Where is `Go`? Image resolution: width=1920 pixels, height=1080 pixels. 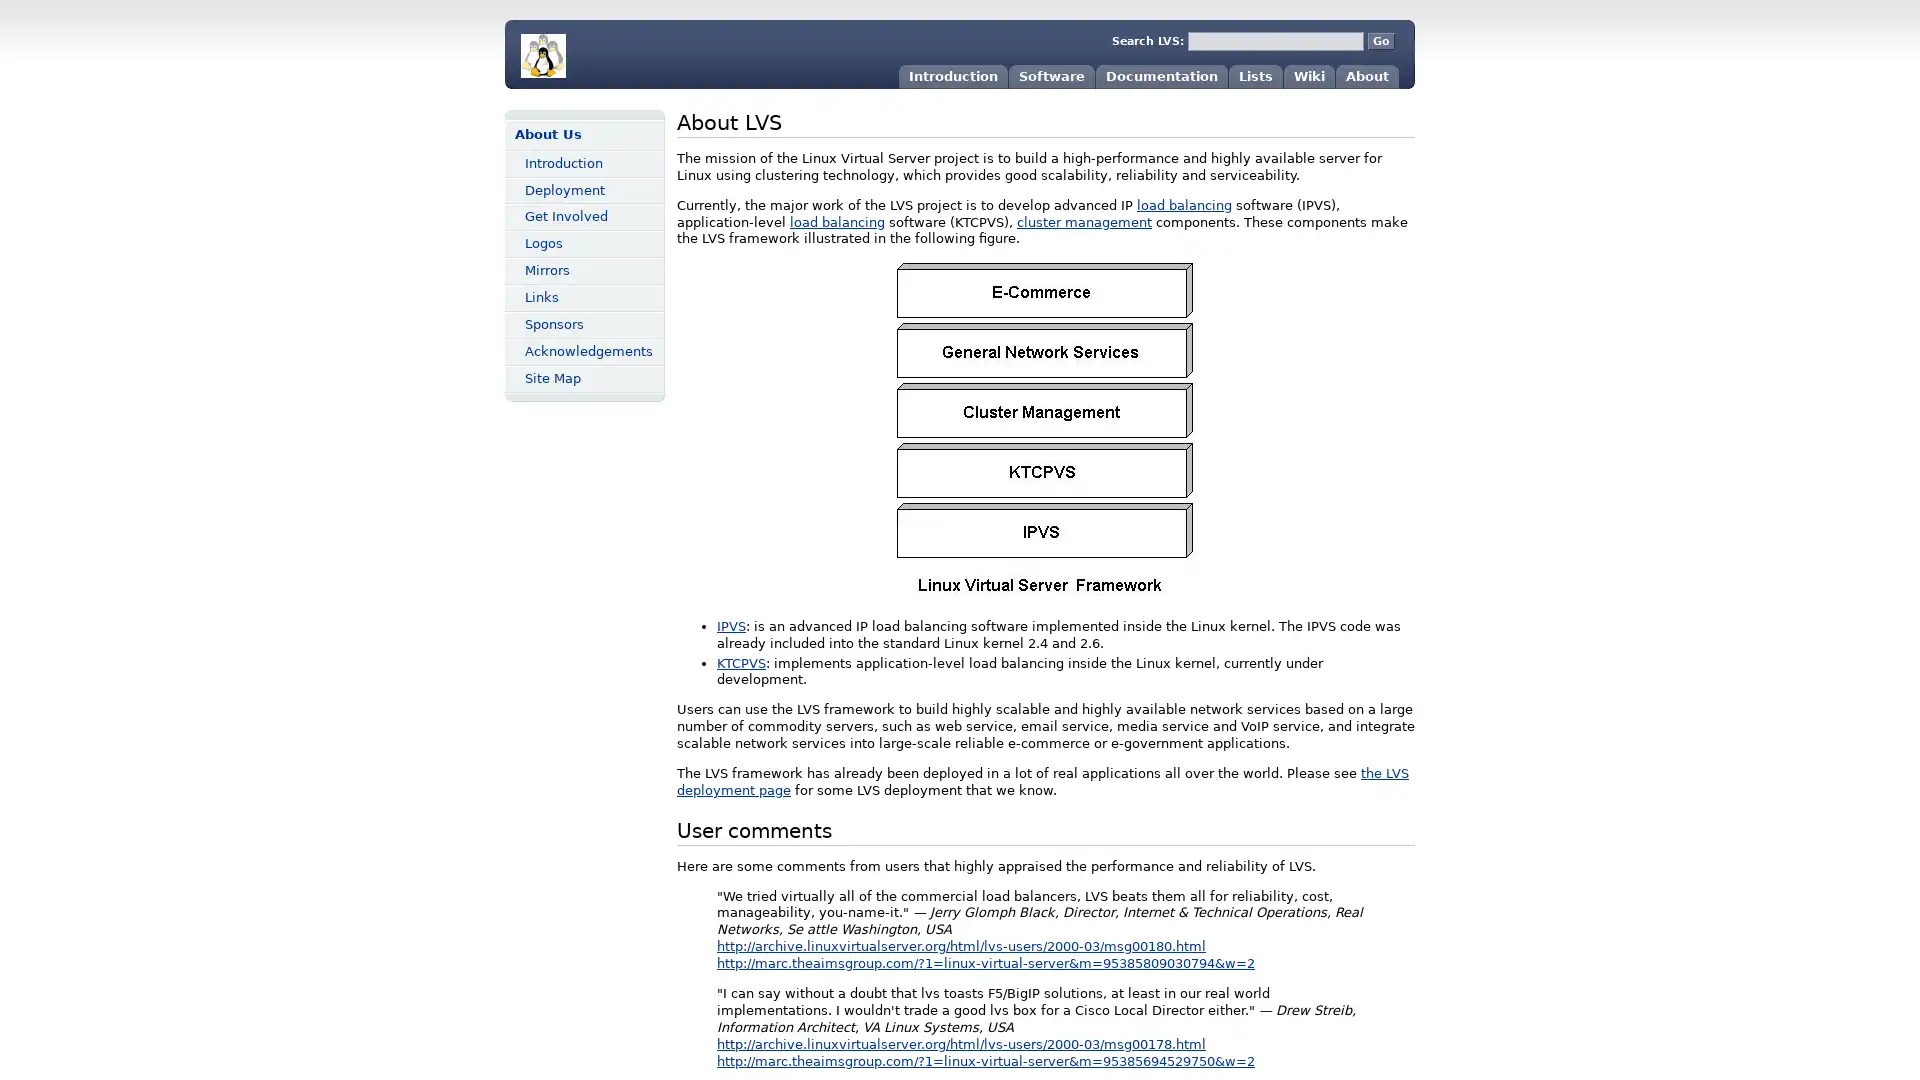
Go is located at coordinates (1380, 41).